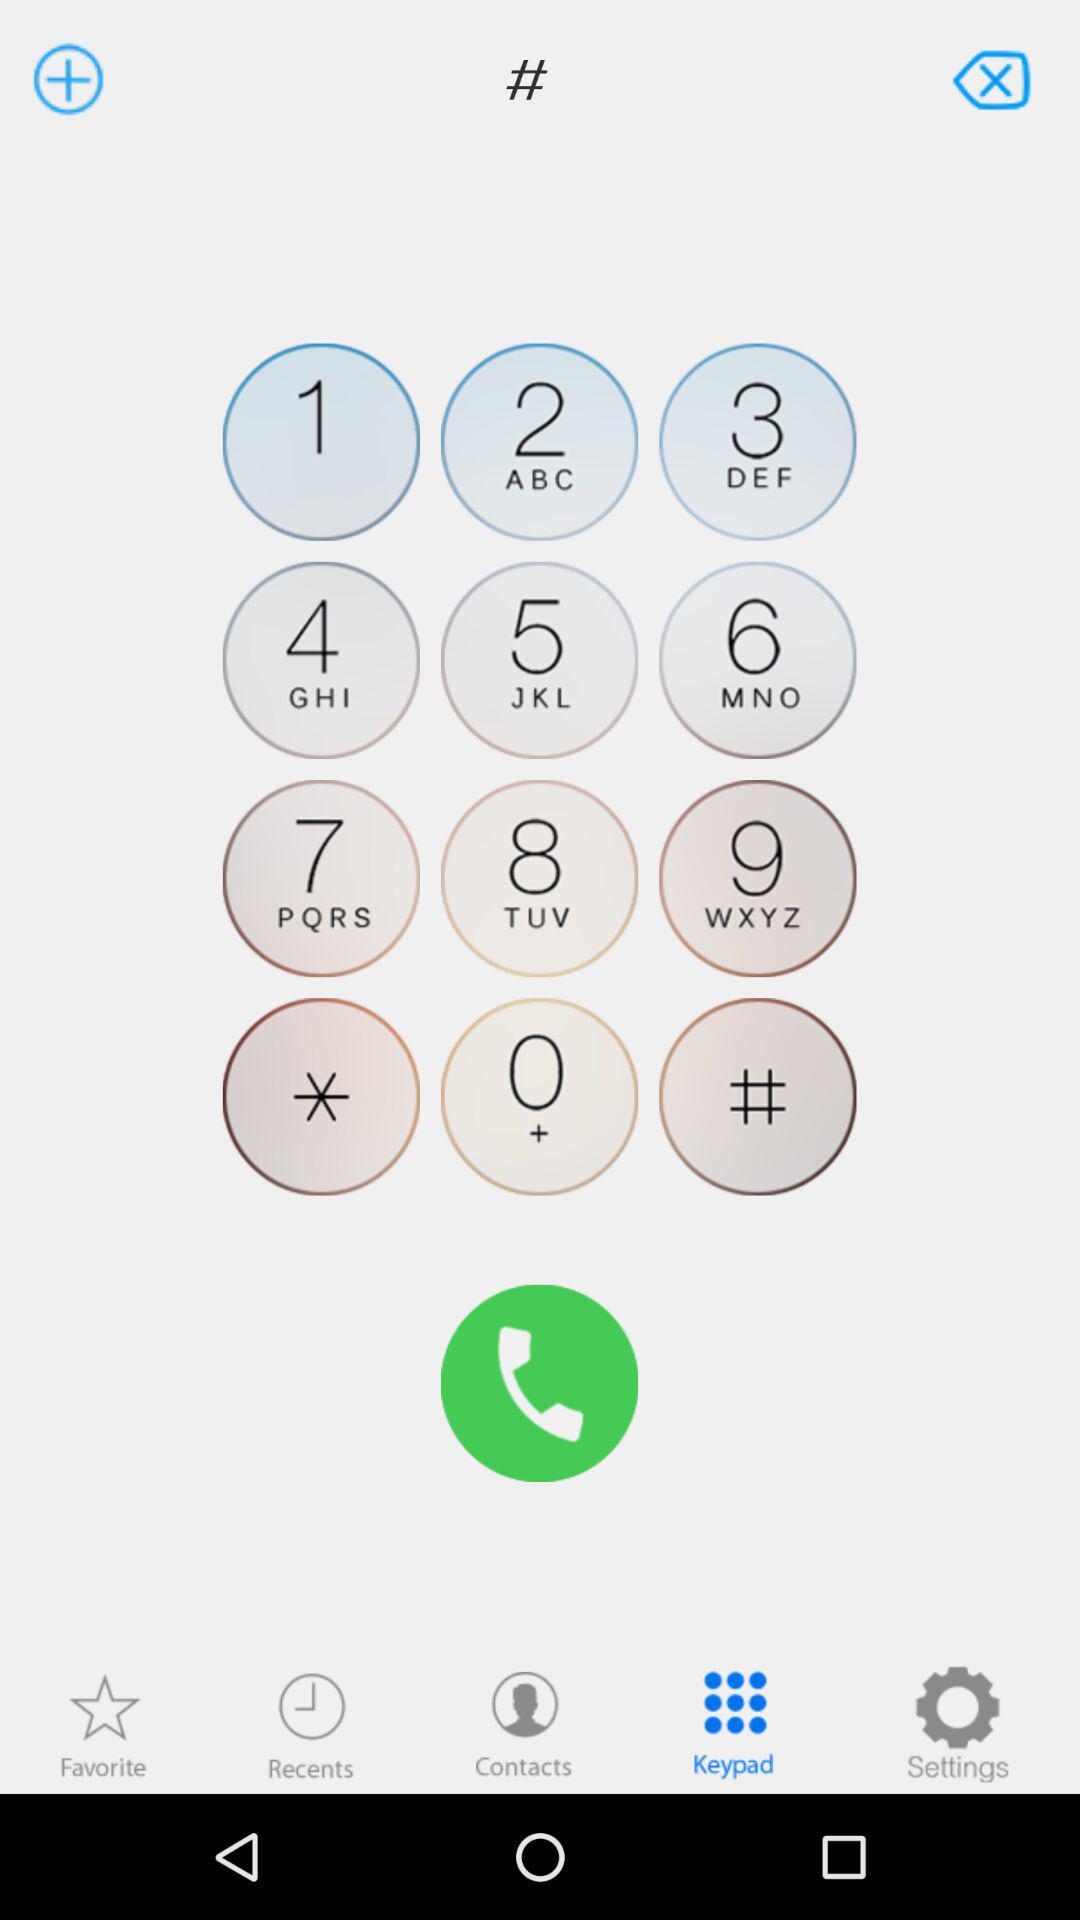  What do you see at coordinates (320, 1095) in the screenshot?
I see `dial asterisk` at bounding box center [320, 1095].